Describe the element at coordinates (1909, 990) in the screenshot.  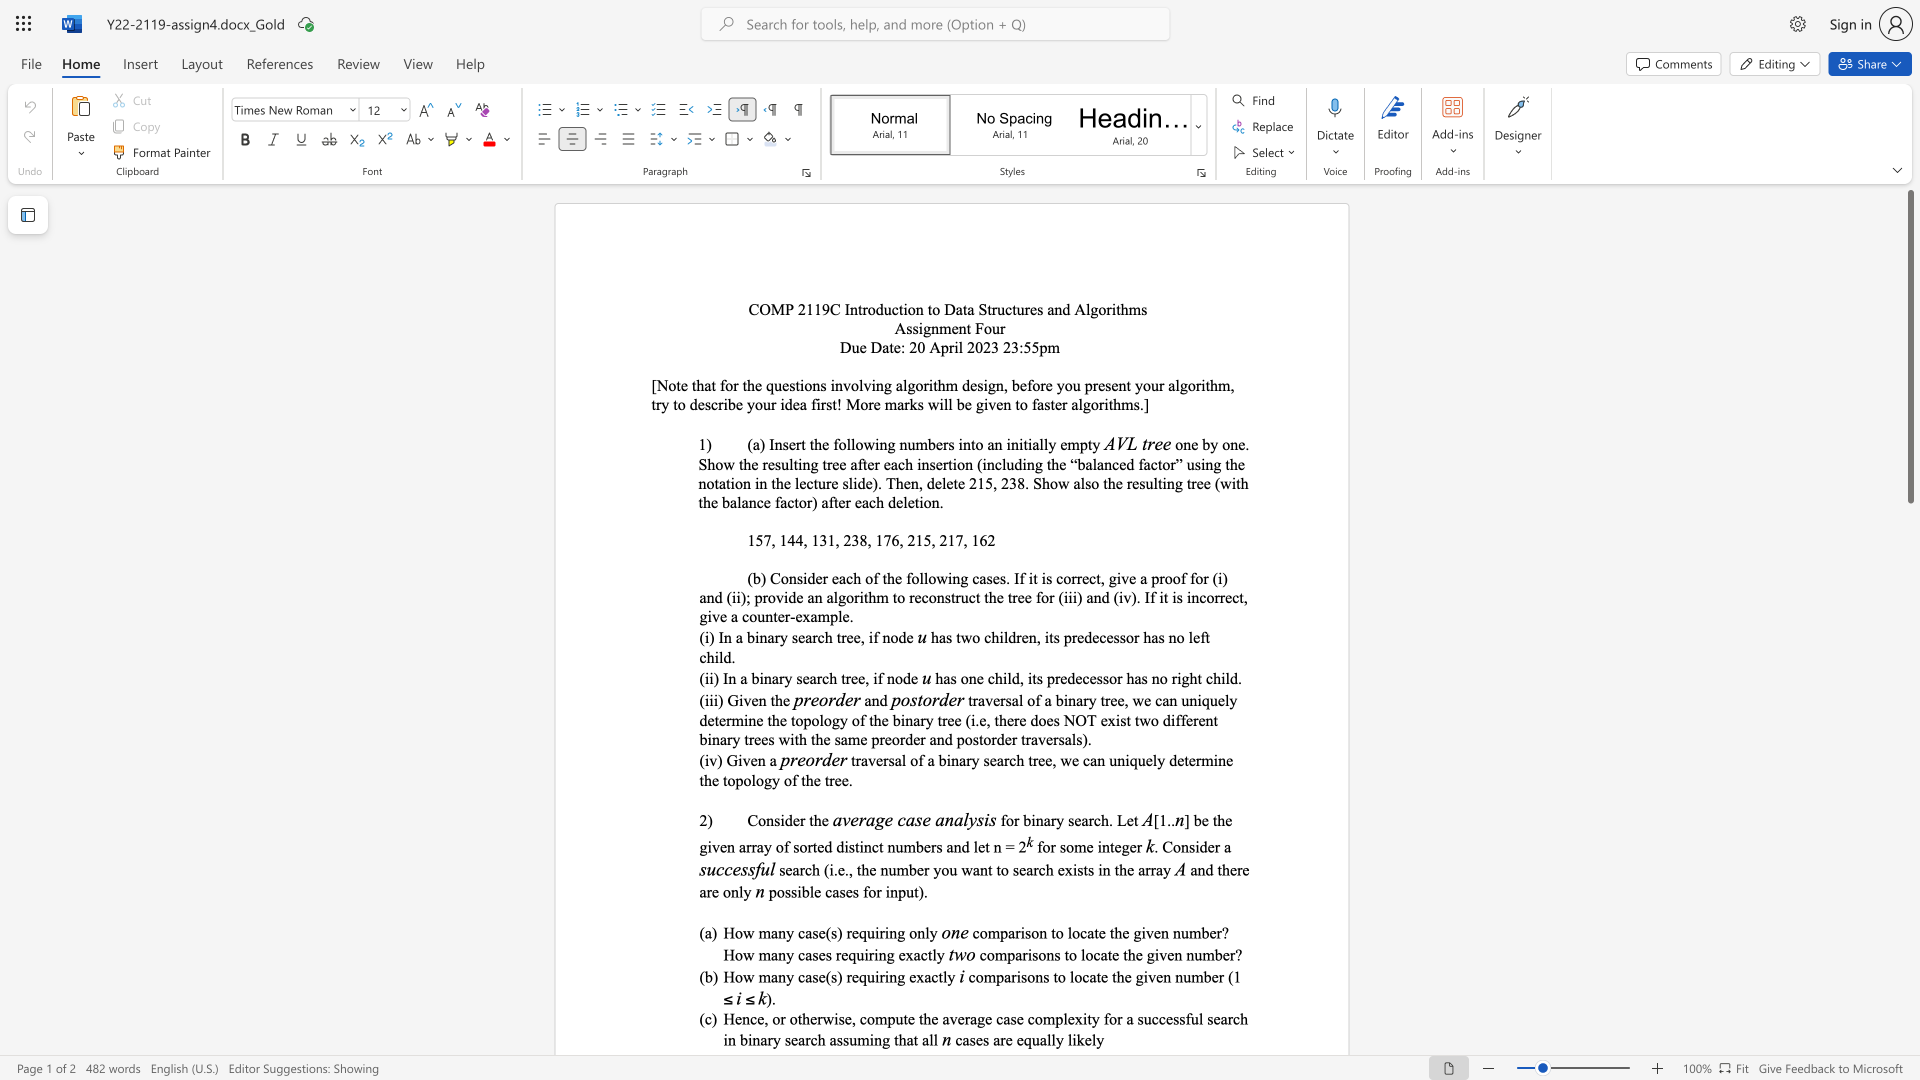
I see `the scrollbar on the right to move the page downward` at that location.